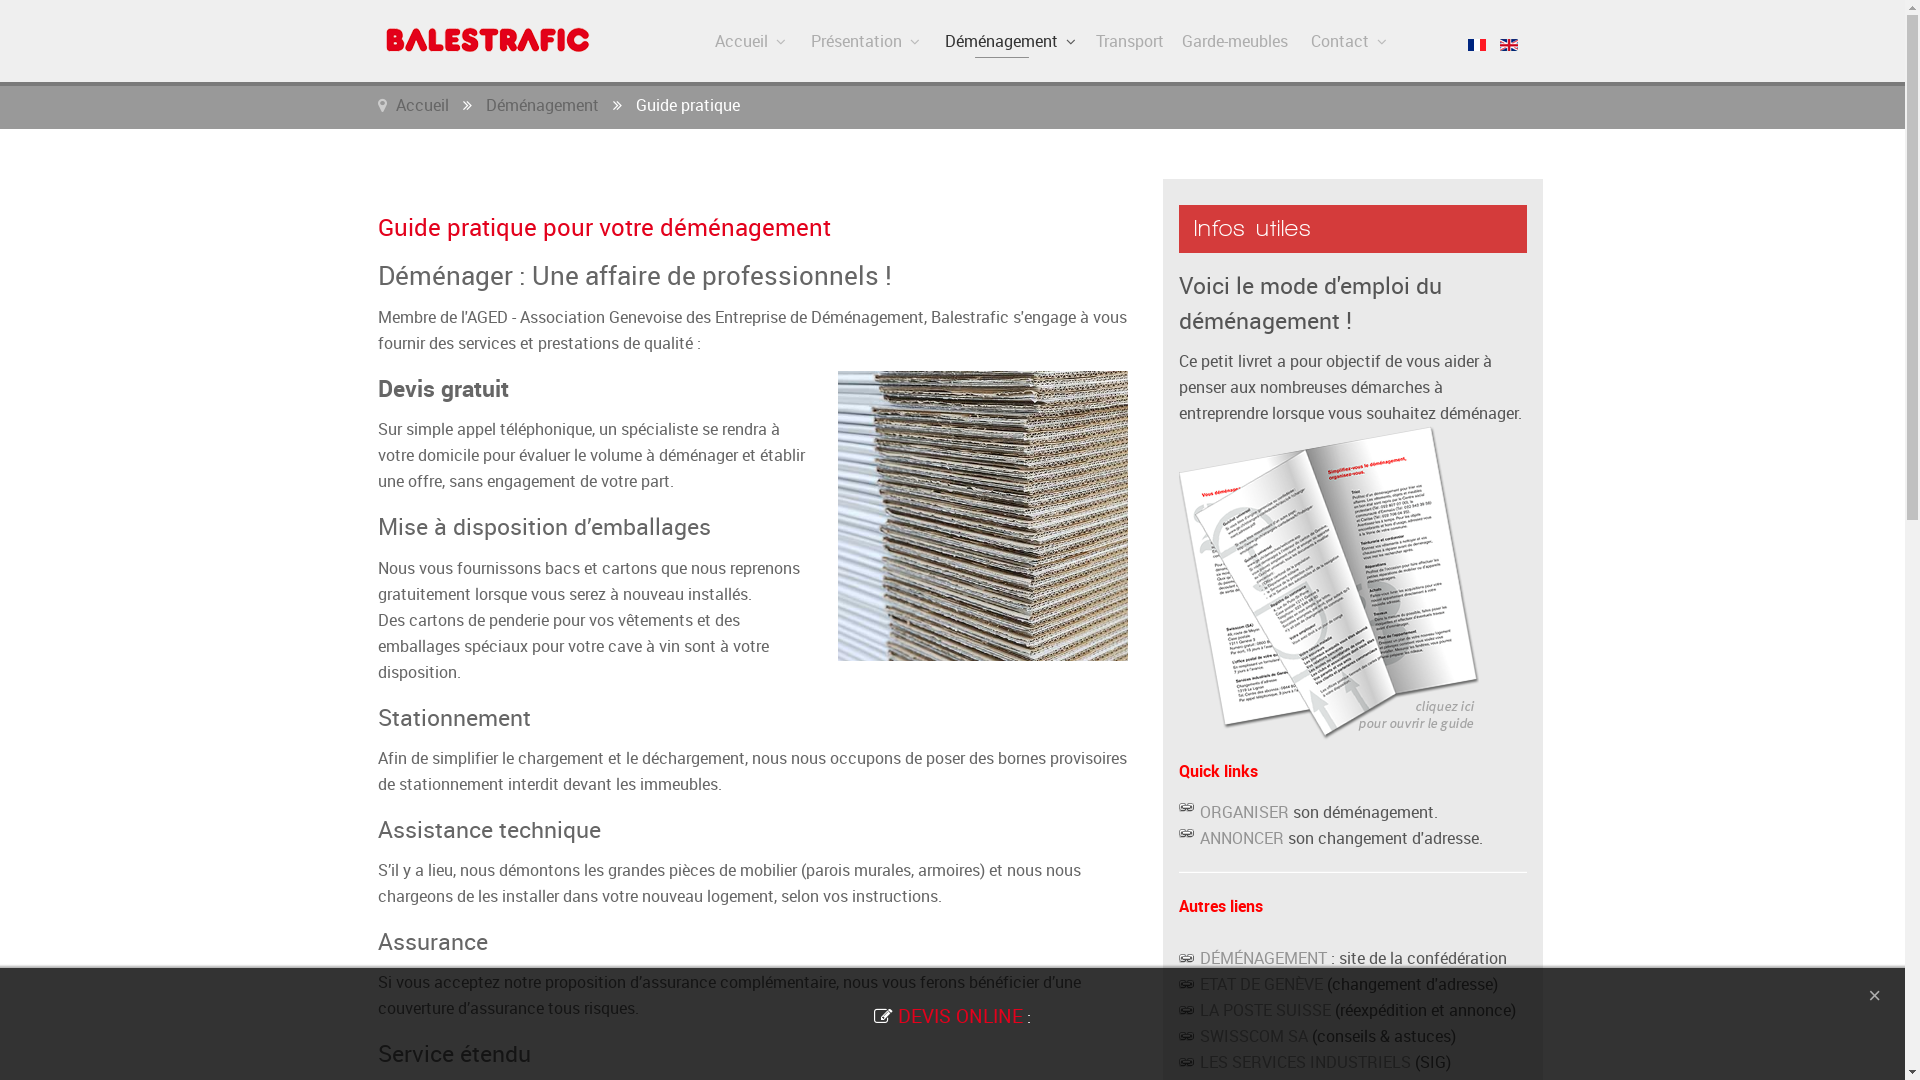  What do you see at coordinates (1508, 45) in the screenshot?
I see `'English (UK)'` at bounding box center [1508, 45].